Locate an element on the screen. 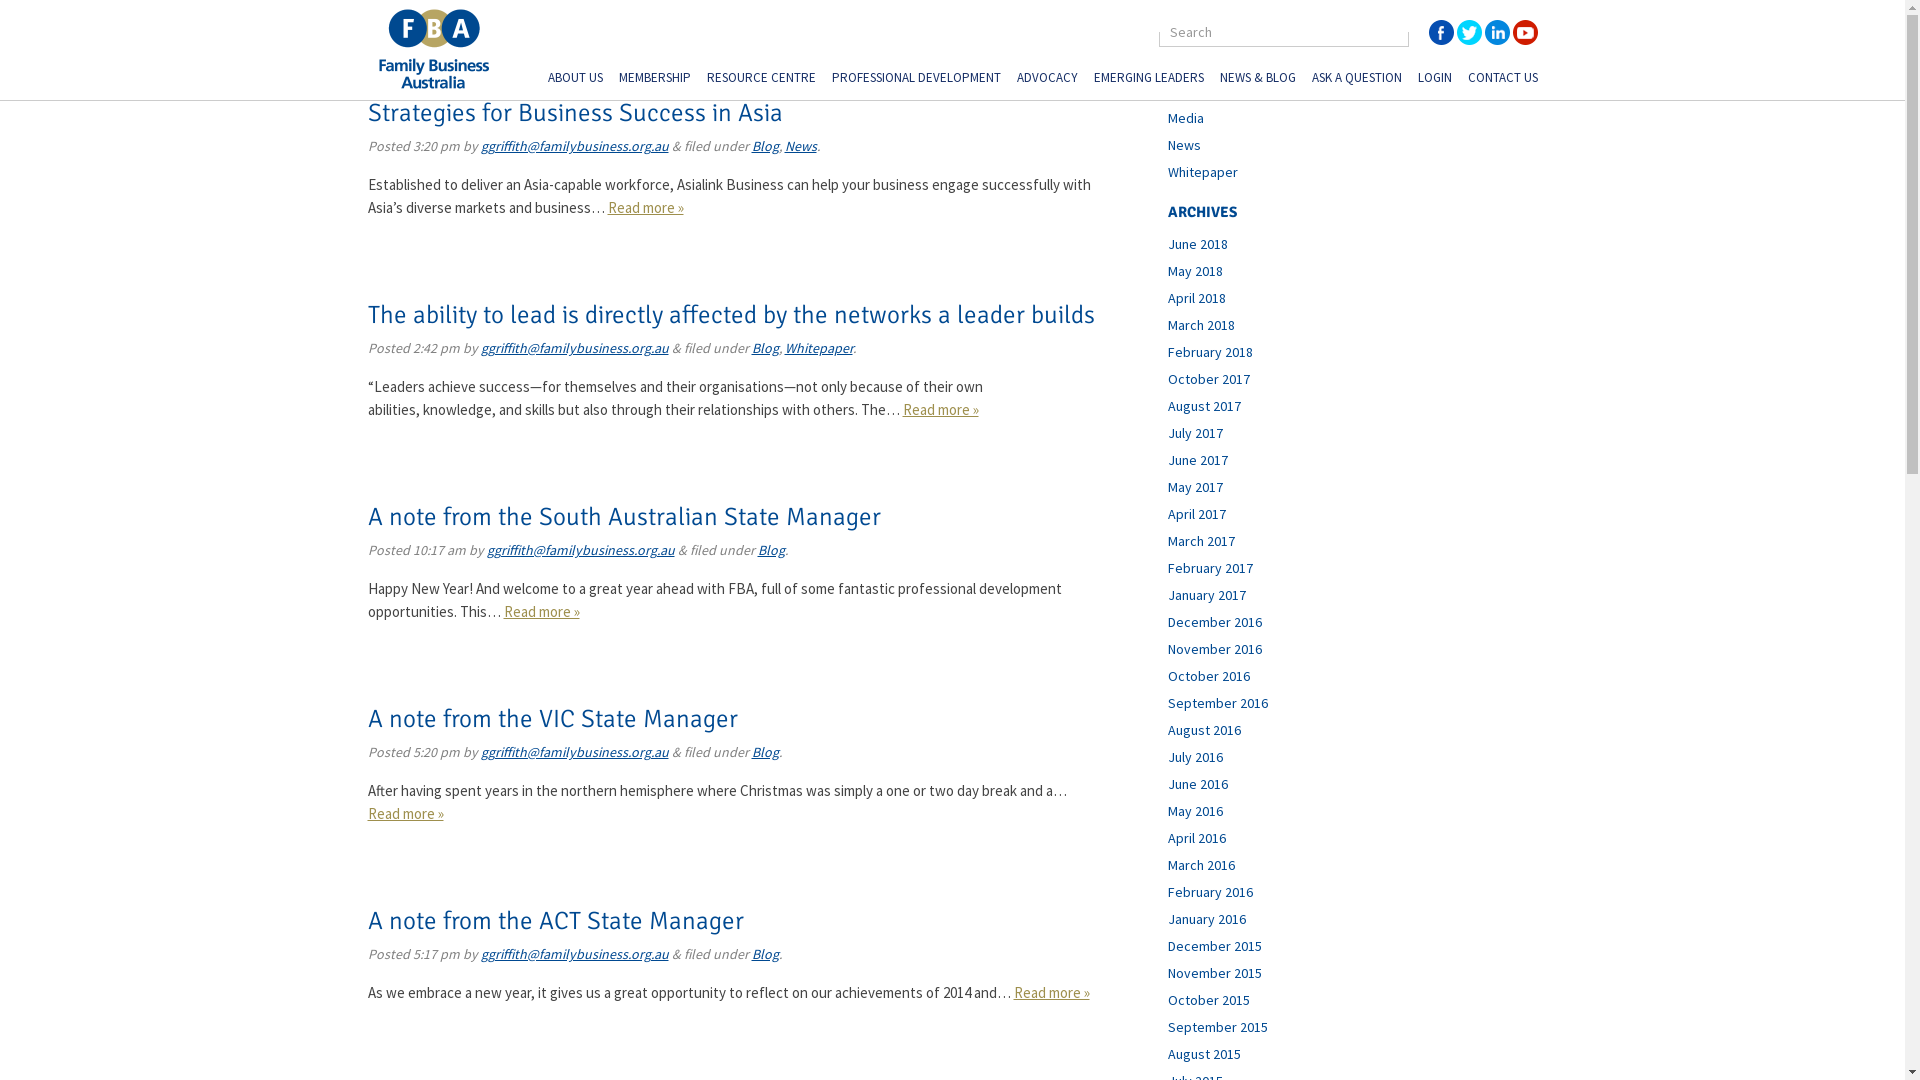 This screenshot has width=1920, height=1080. 'MEMBERSHIP' is located at coordinates (653, 79).